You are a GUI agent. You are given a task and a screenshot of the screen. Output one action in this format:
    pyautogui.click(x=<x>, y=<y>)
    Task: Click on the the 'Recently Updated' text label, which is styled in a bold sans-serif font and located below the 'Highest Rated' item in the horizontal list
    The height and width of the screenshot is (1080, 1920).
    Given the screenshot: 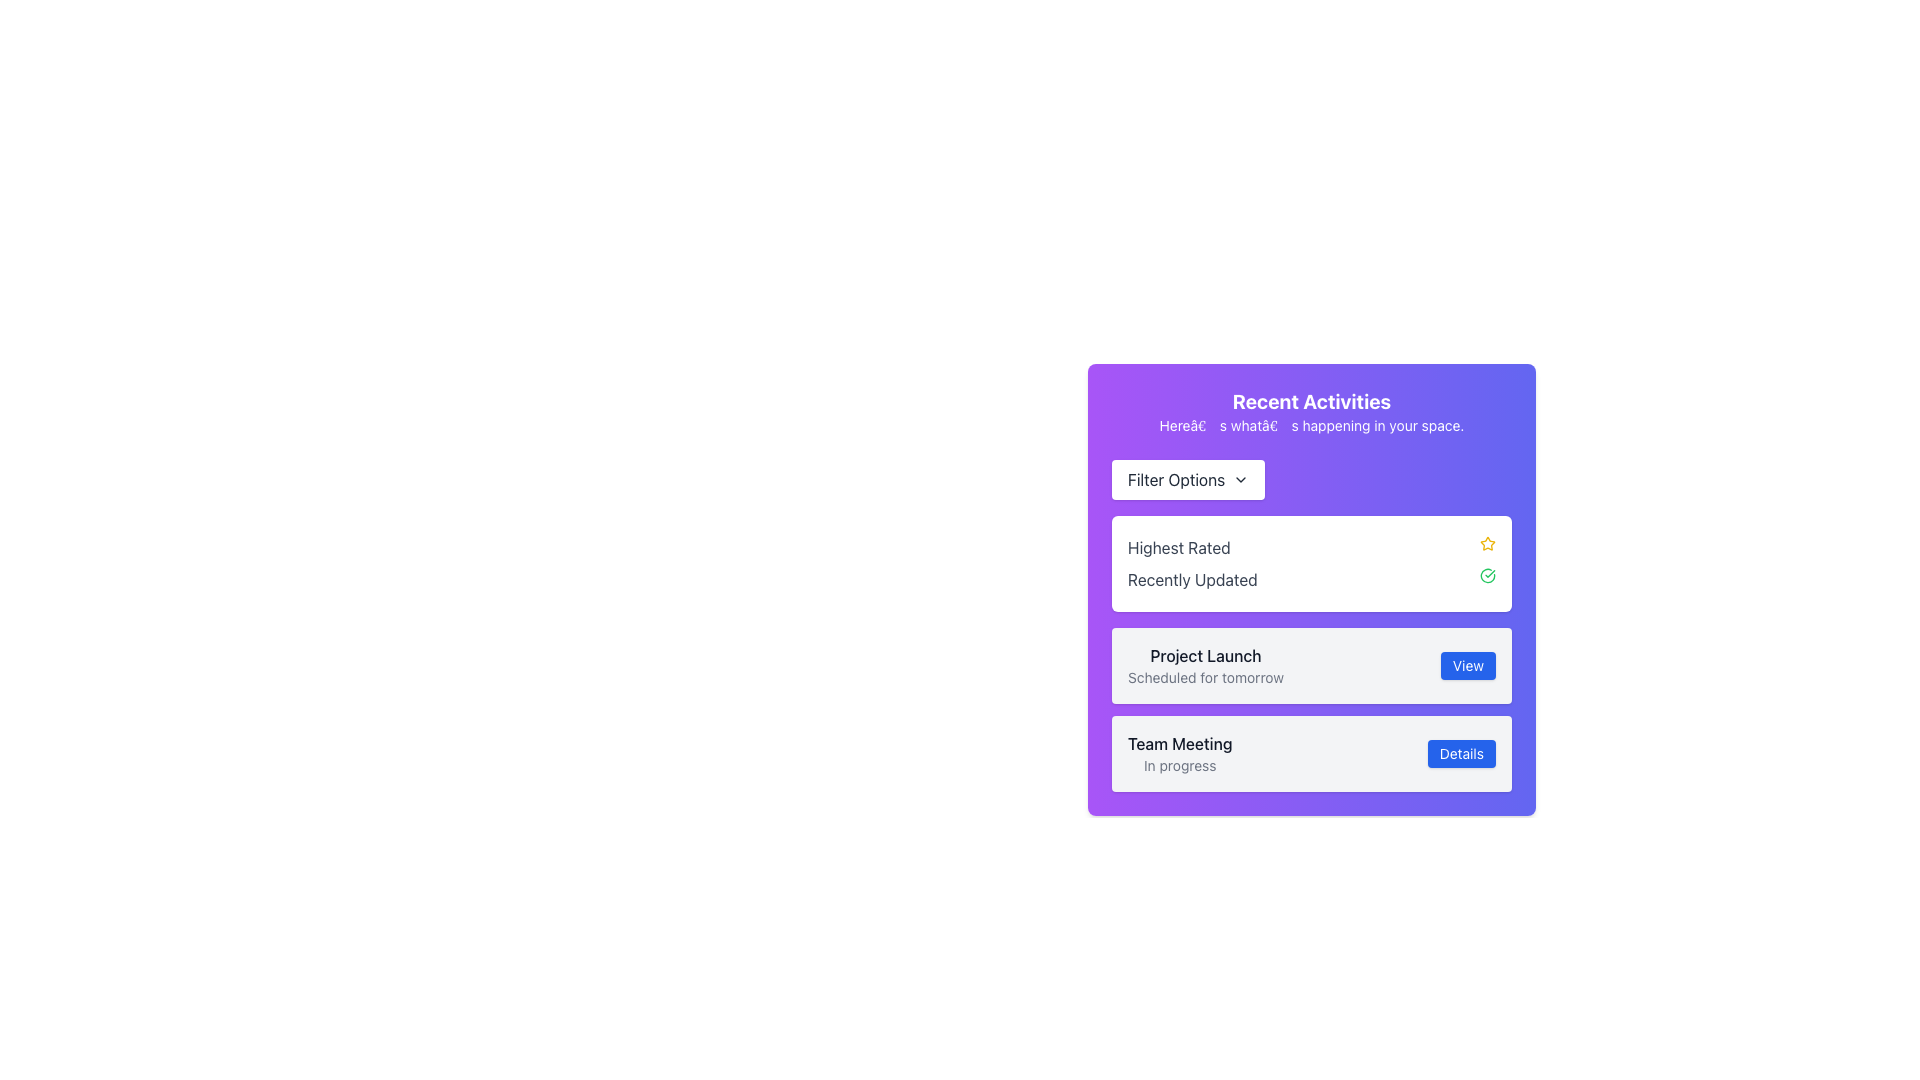 What is the action you would take?
    pyautogui.click(x=1192, y=579)
    